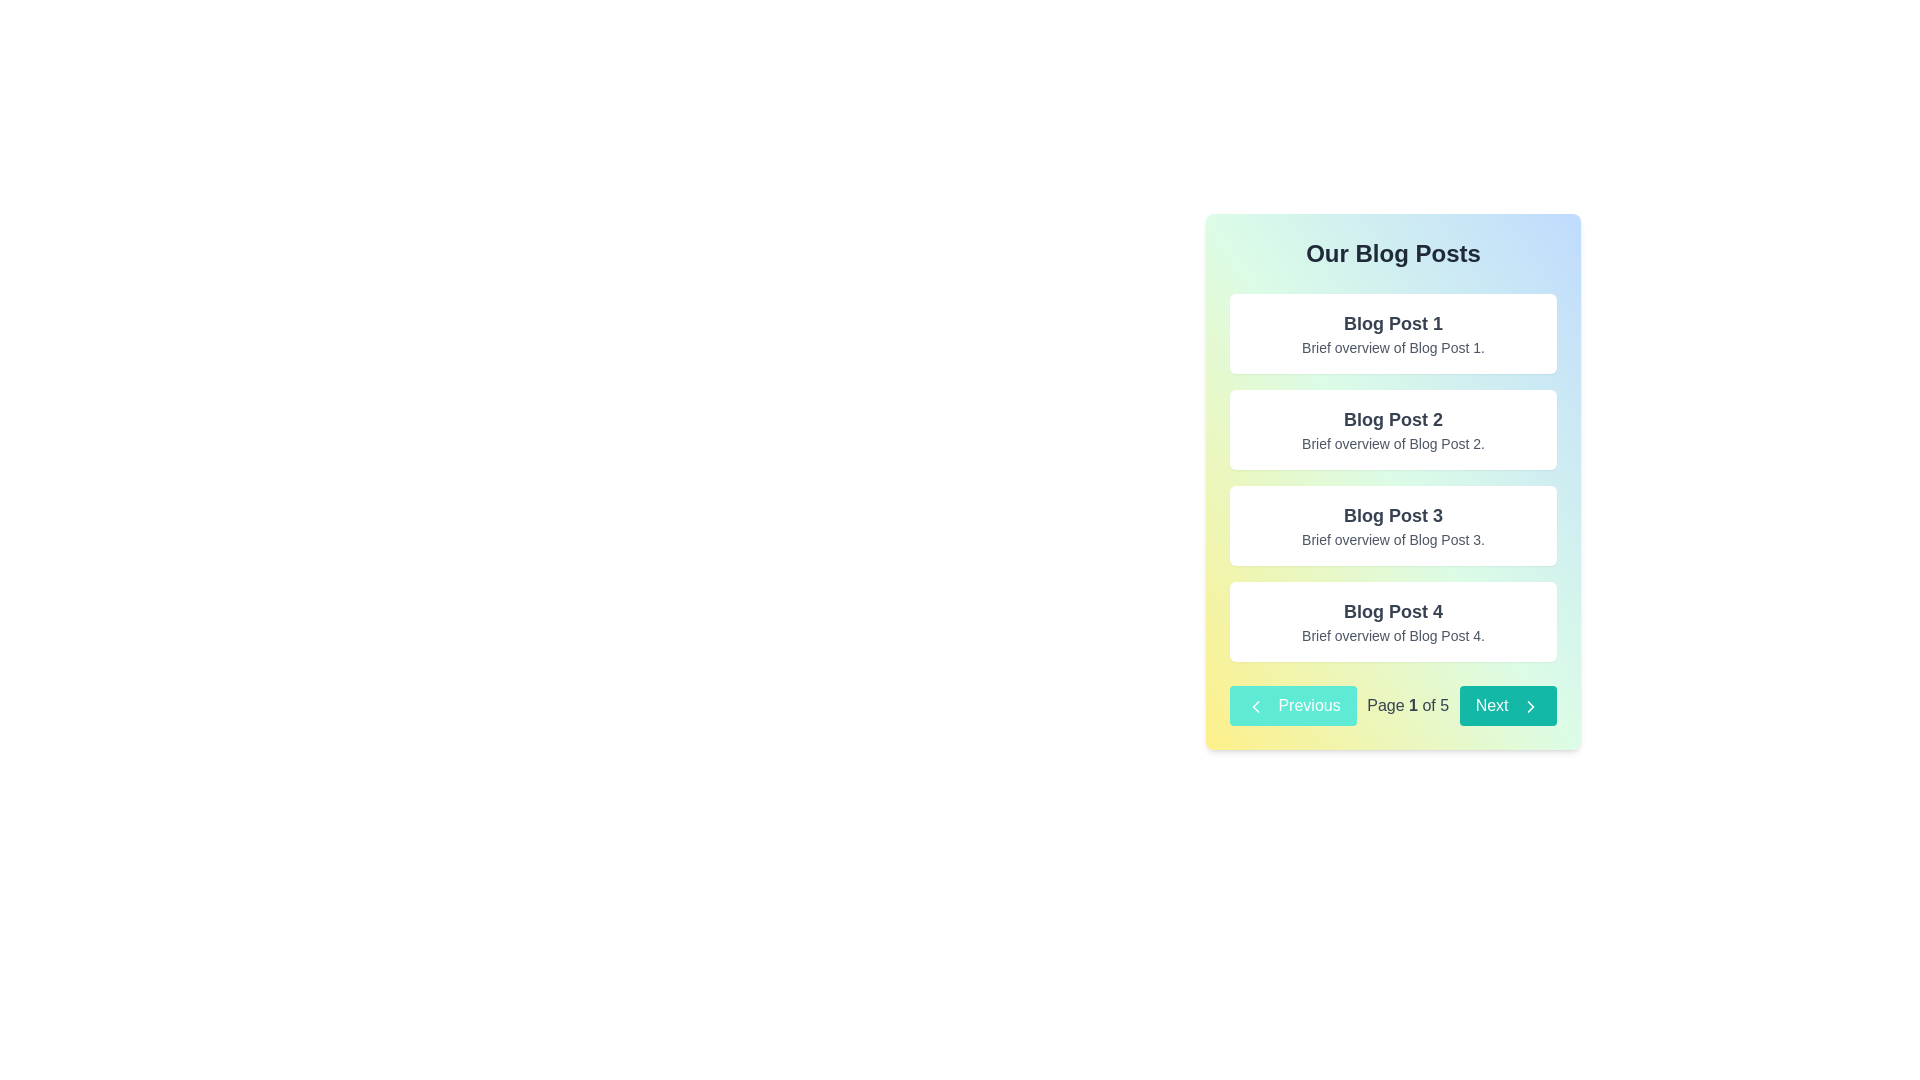 This screenshot has height=1080, width=1920. What do you see at coordinates (1392, 346) in the screenshot?
I see `the second line of text in the first blog post entry, which provides a brief descriptive overview of the blog post titled 'Blog Post 1'` at bounding box center [1392, 346].